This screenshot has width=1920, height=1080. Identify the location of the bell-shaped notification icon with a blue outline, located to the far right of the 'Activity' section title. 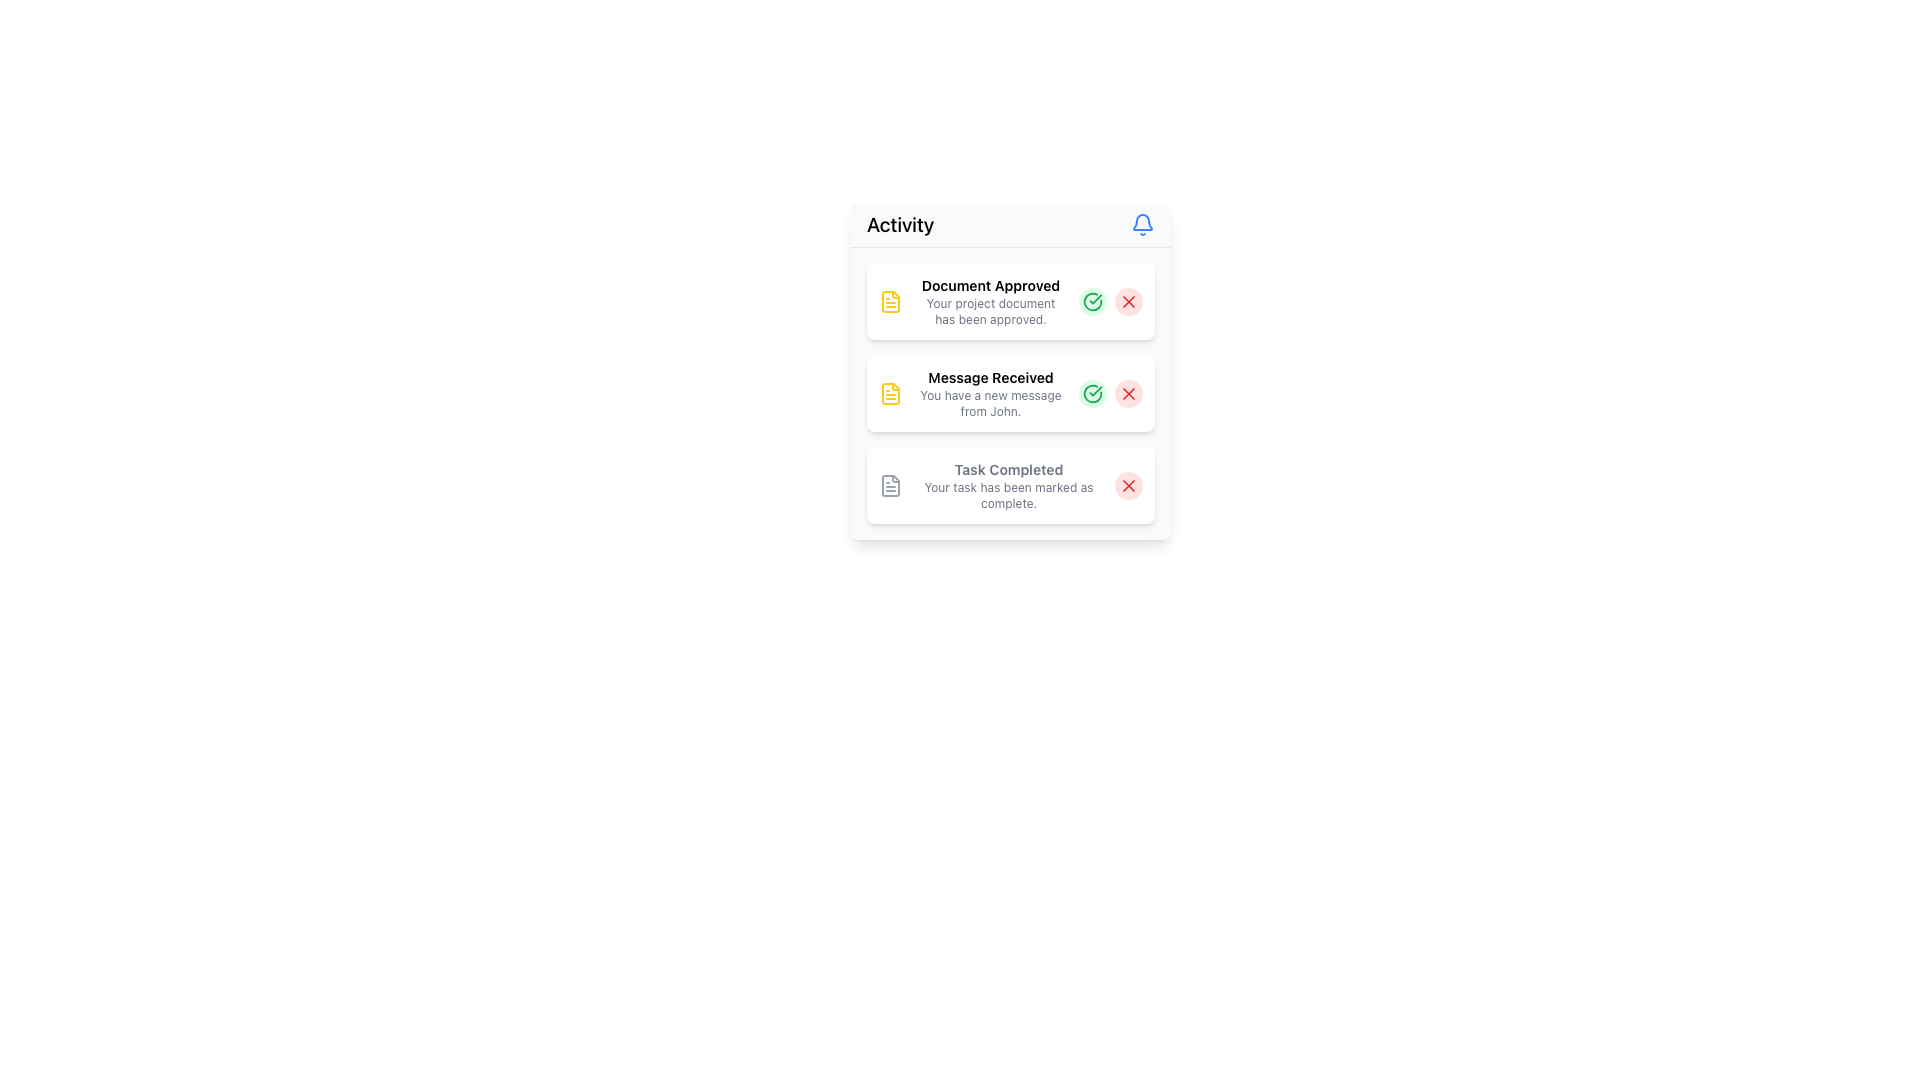
(1142, 224).